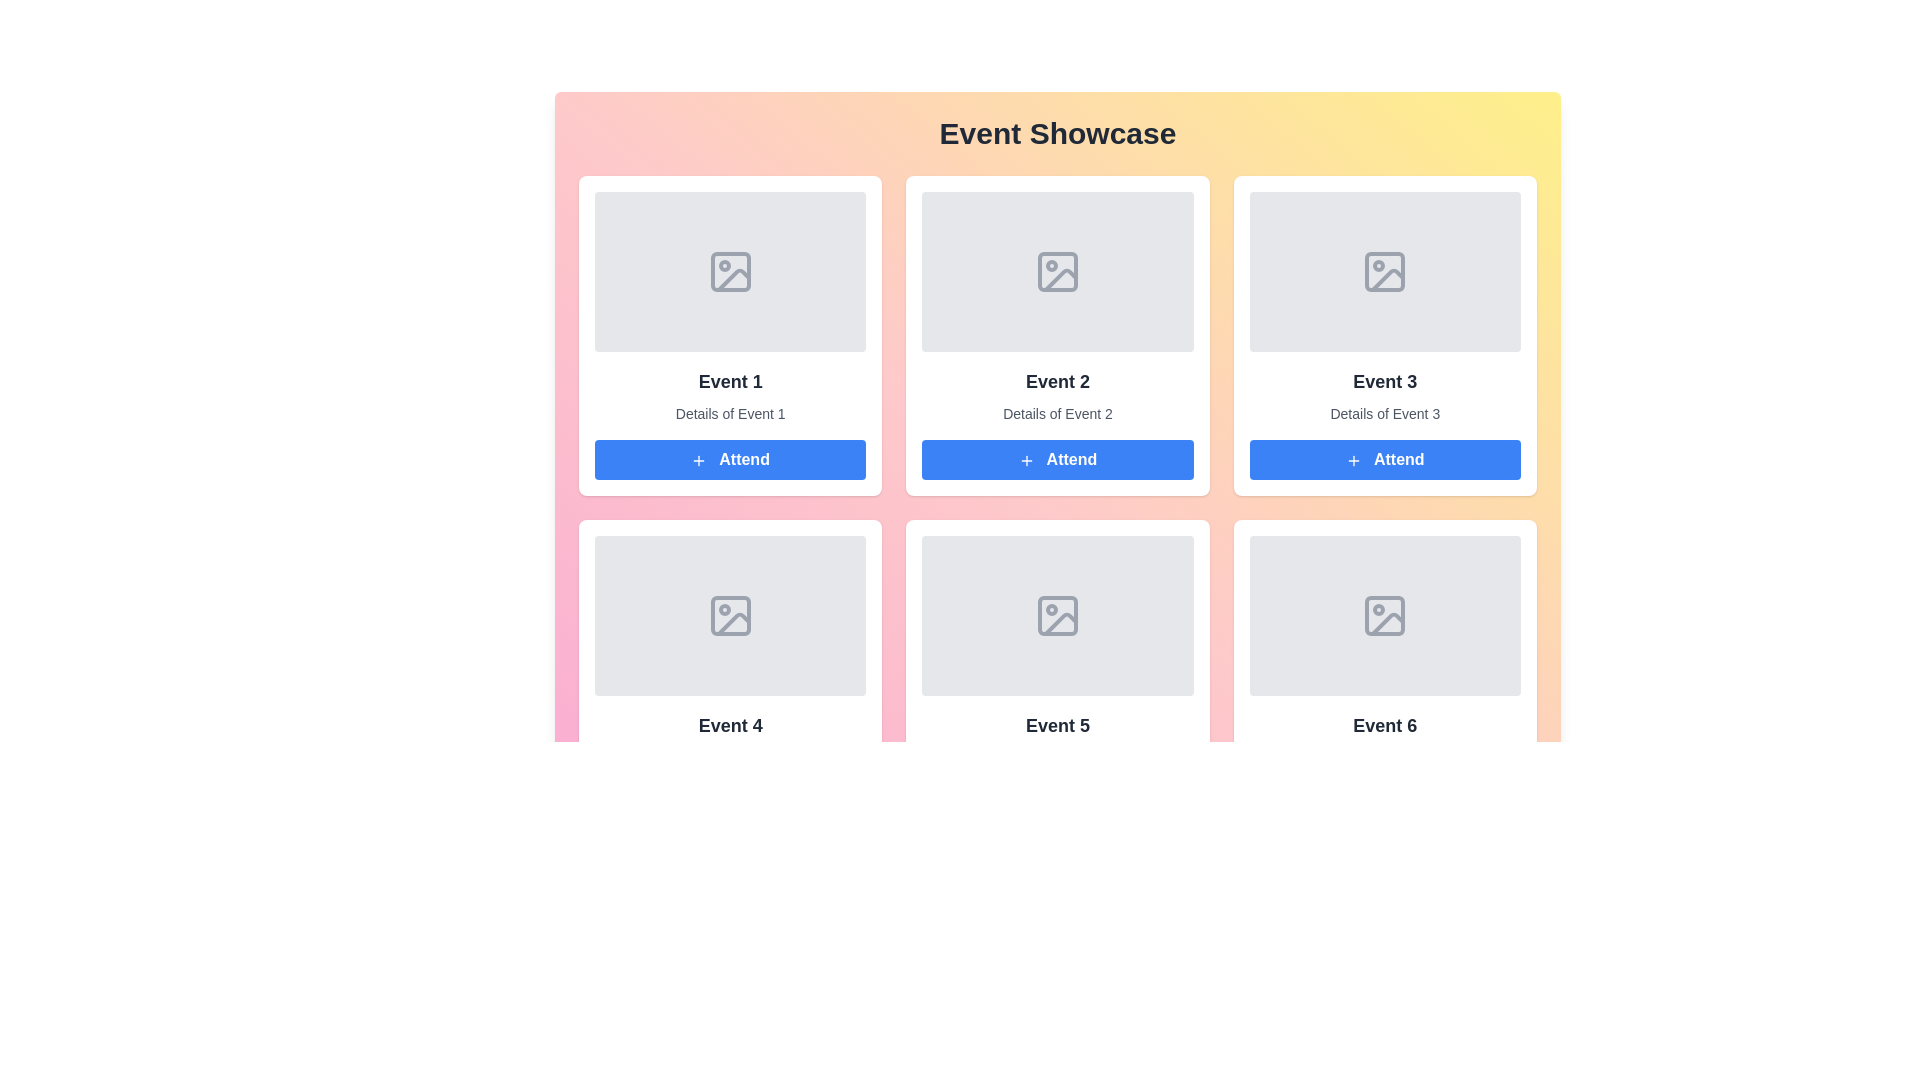 This screenshot has width=1920, height=1080. Describe the element at coordinates (1384, 412) in the screenshot. I see `the static text label displaying 'Details of Event 3', which is located below the title 'Event 3' and above the 'Attend' button in the third event card of the grid` at that location.